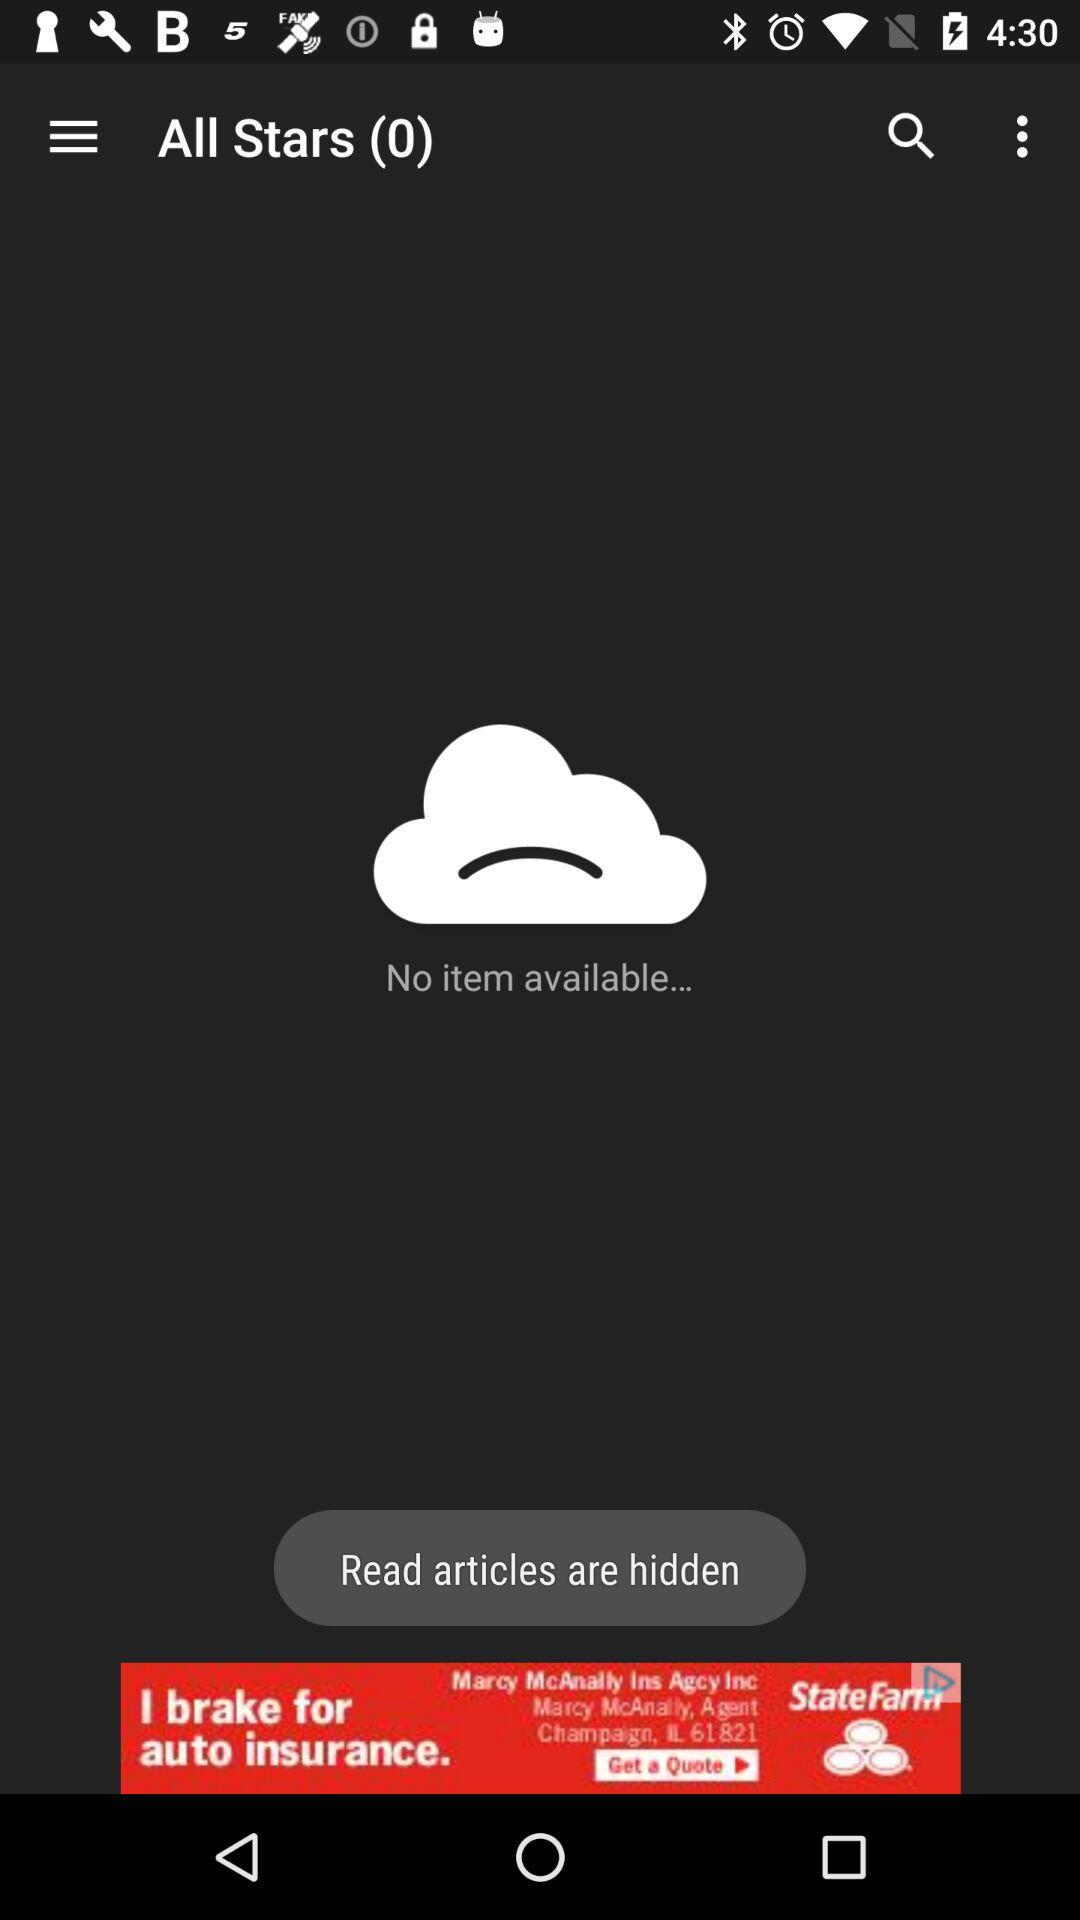 The width and height of the screenshot is (1080, 1920). I want to click on advertisement, so click(540, 1727).